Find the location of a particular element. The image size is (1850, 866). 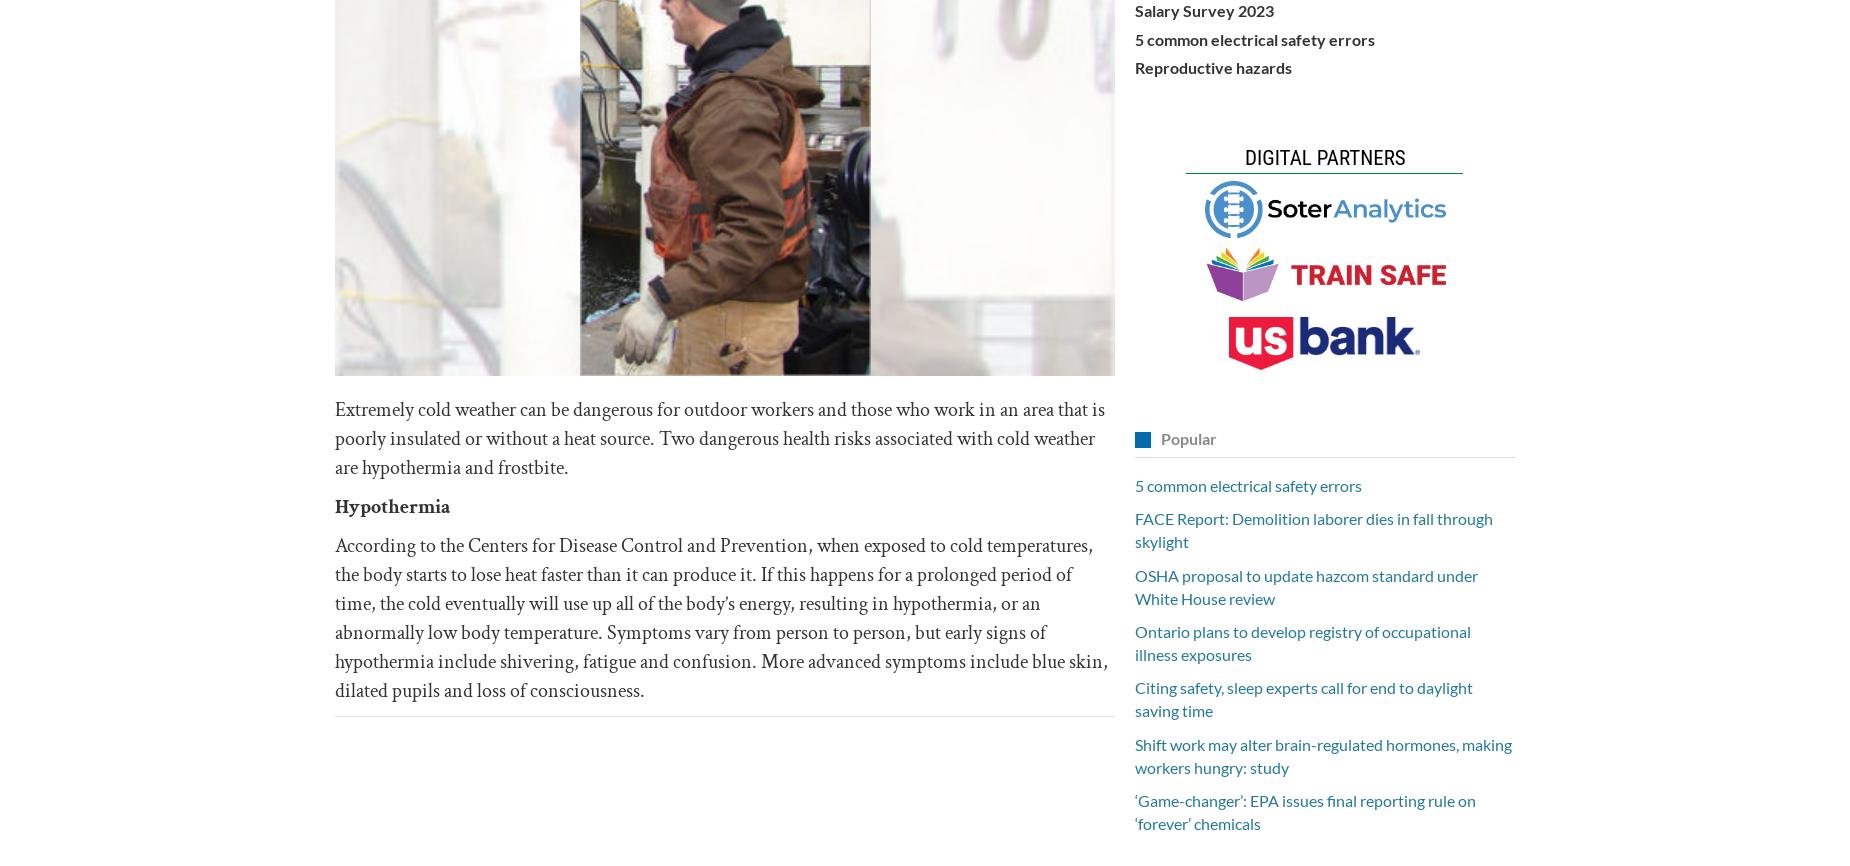

'According to the Centers for Disease Control and Prevention, when exposed to cold temperatures, the body starts to lose heat faster than it can produce it. If this happens for a prolonged period of time, the cold eventually will use up all of the body’s energy, resulting in hypothermia, or an abnormally low body temperature. Symptoms vary from person to person, but early signs of hypothermia include shivering, fatigue and confusion. More advanced symptoms include blue skin, dilated pupils and loss of consciousness.' is located at coordinates (721, 617).